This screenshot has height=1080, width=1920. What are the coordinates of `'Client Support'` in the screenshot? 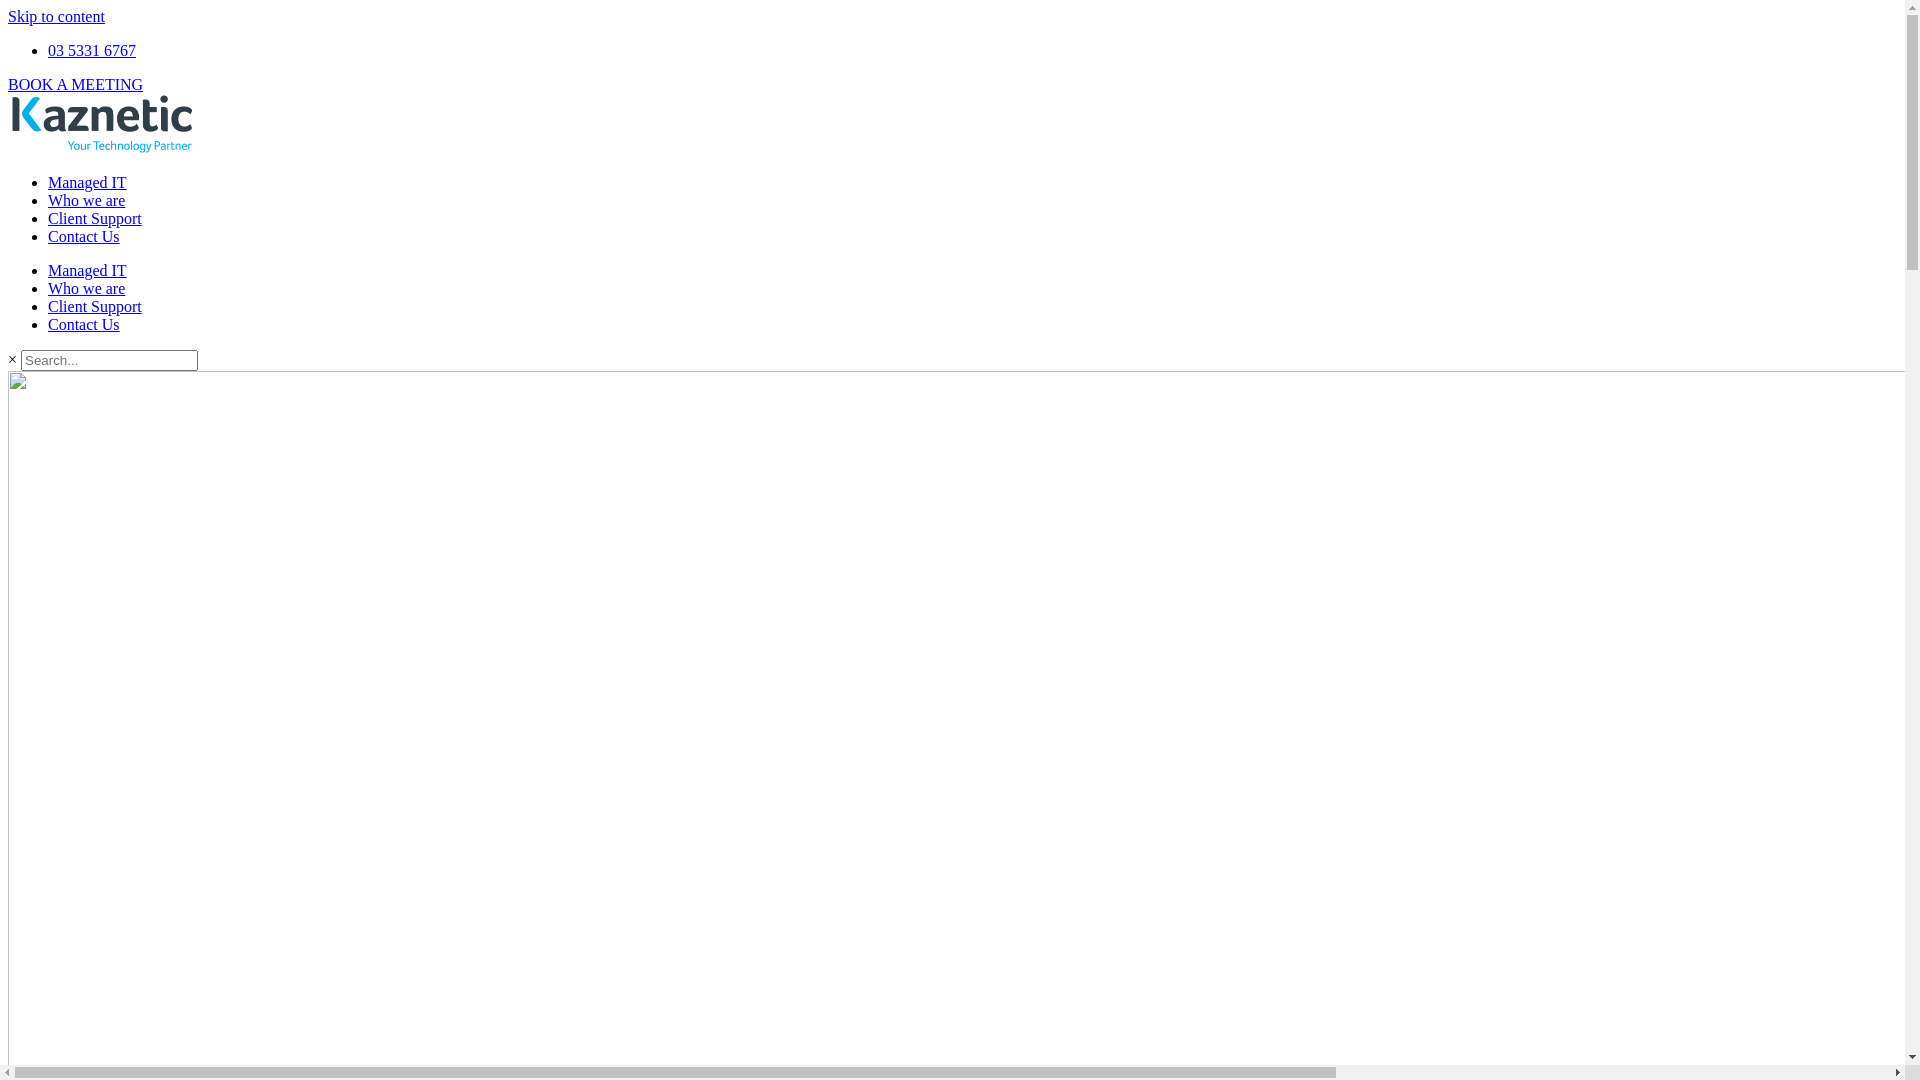 It's located at (48, 306).